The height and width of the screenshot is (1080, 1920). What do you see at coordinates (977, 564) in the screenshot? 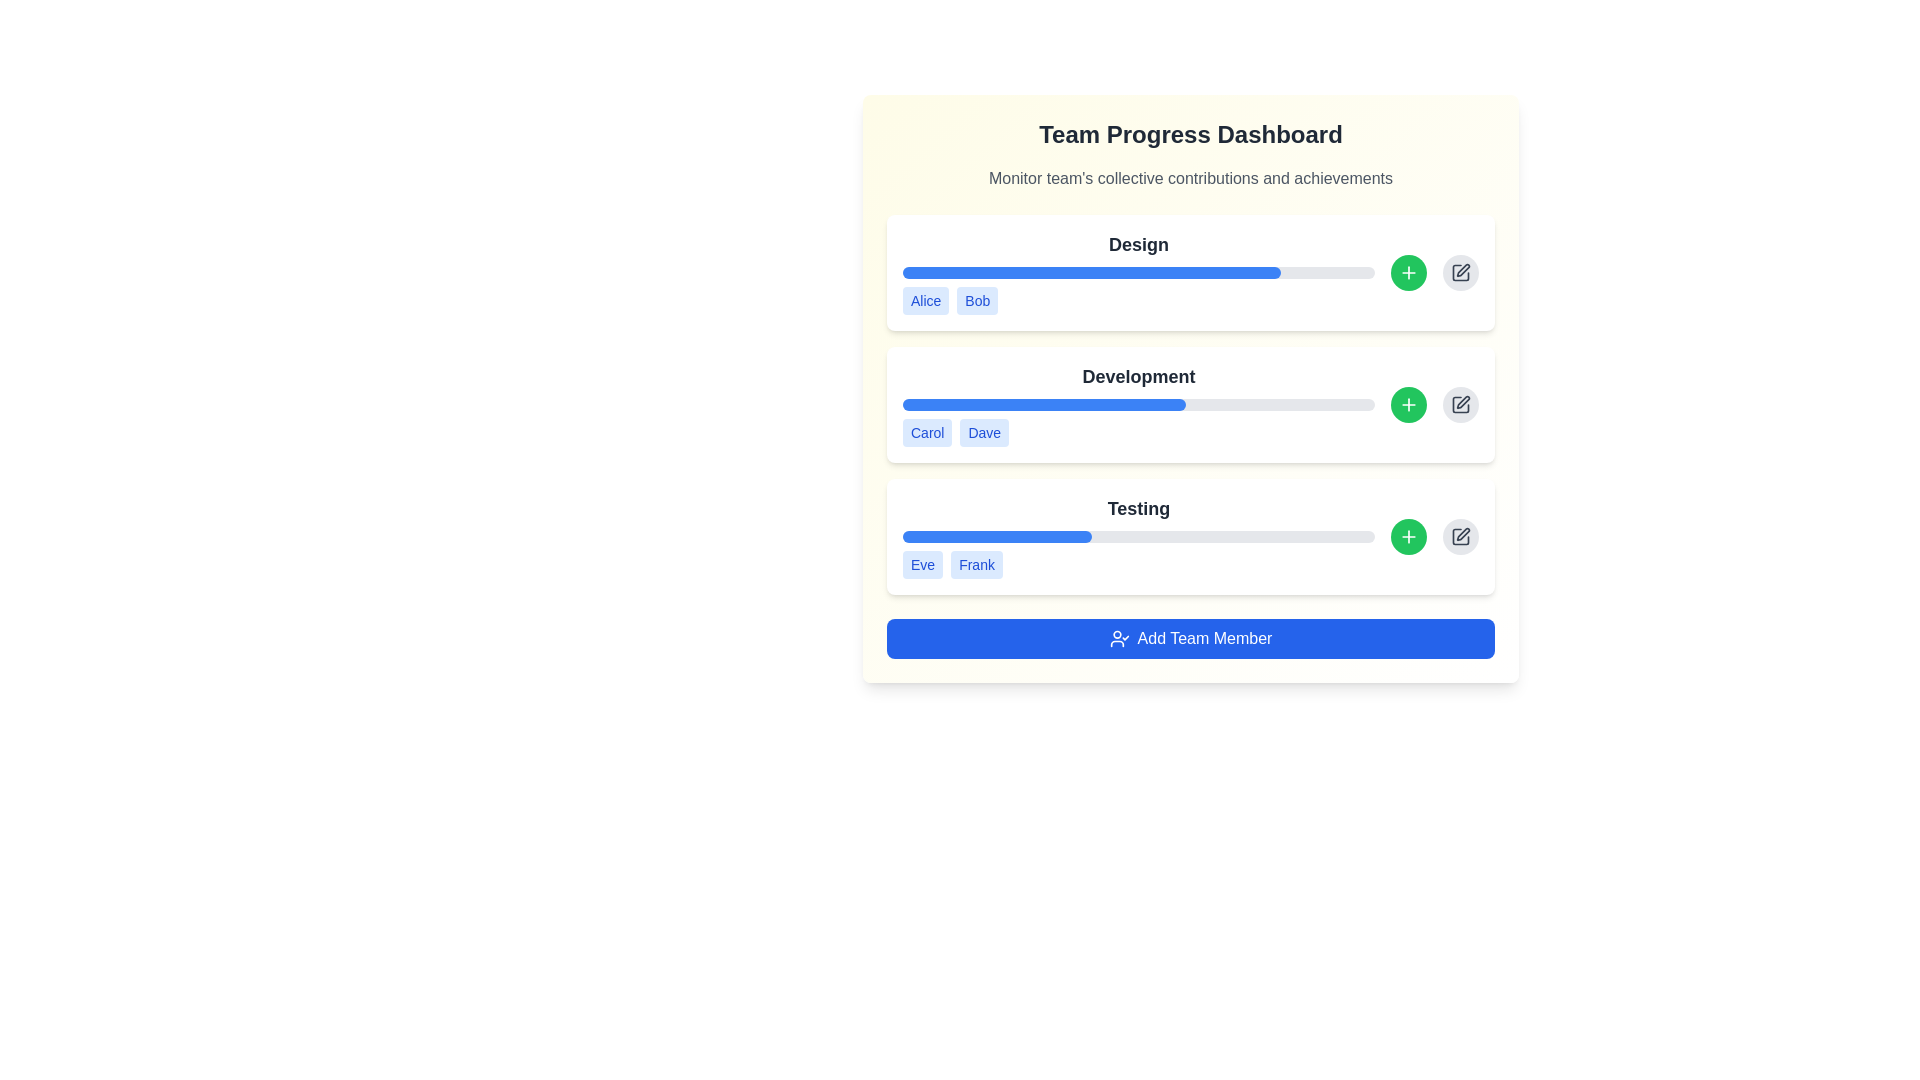
I see `the second badge in the 'Testing' section, which signifies an individual or entity, located next to the 'Eve' badge` at bounding box center [977, 564].